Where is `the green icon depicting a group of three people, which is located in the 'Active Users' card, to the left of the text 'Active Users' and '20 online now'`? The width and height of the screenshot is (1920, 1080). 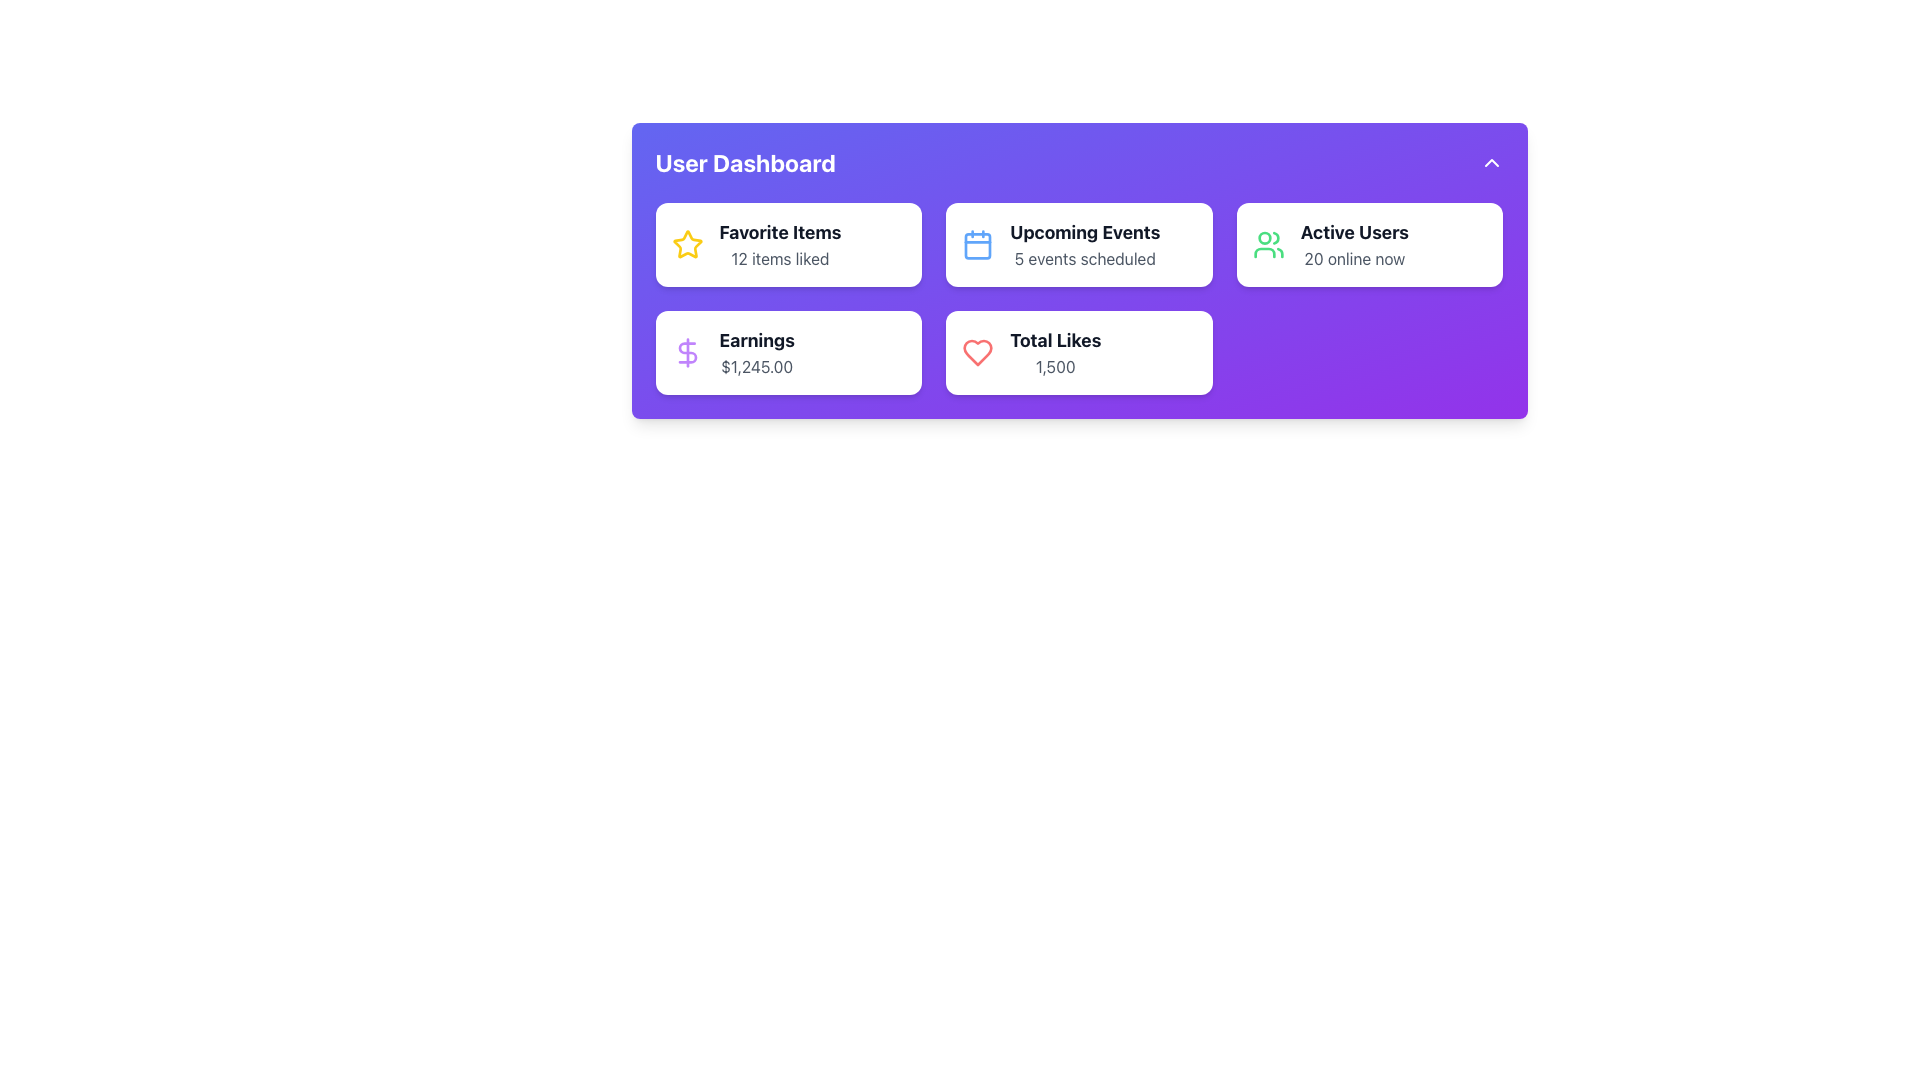
the green icon depicting a group of three people, which is located in the 'Active Users' card, to the left of the text 'Active Users' and '20 online now' is located at coordinates (1267, 244).